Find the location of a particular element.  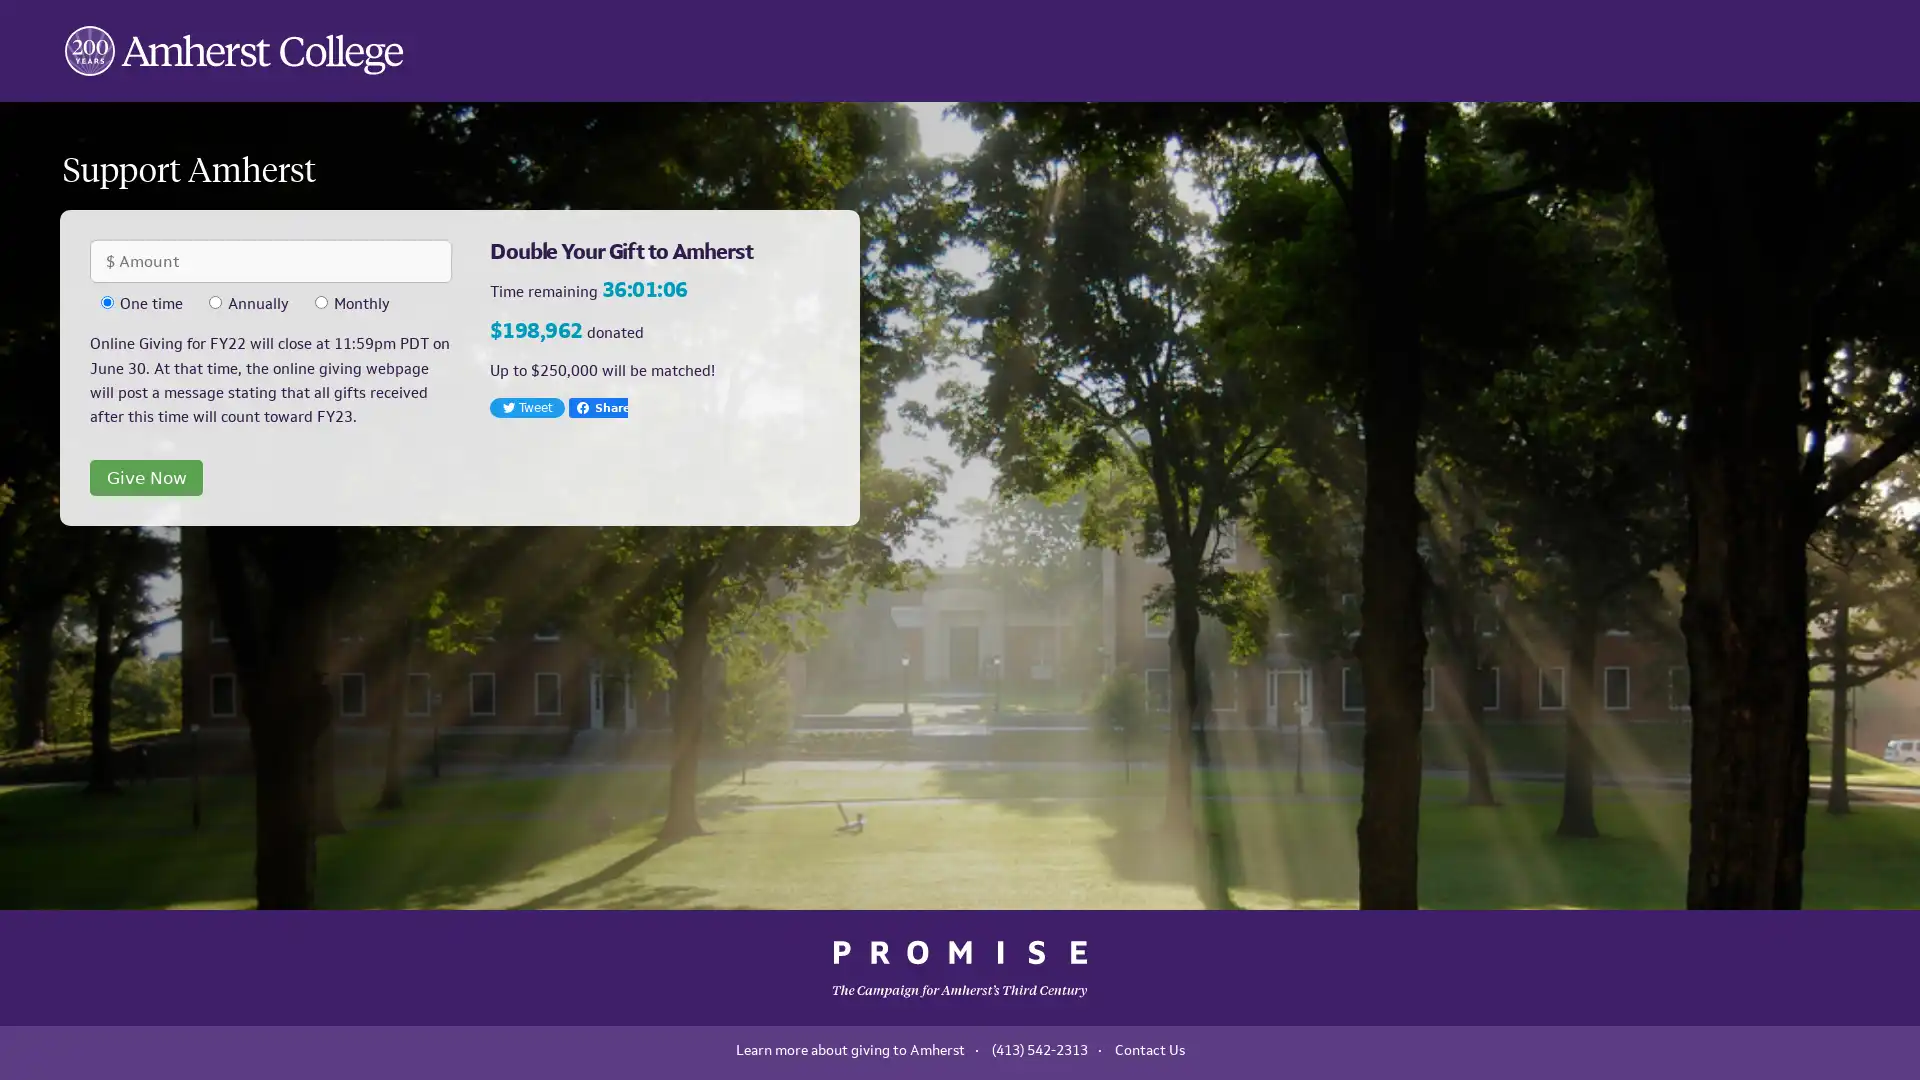

Give Now is located at coordinates (145, 477).